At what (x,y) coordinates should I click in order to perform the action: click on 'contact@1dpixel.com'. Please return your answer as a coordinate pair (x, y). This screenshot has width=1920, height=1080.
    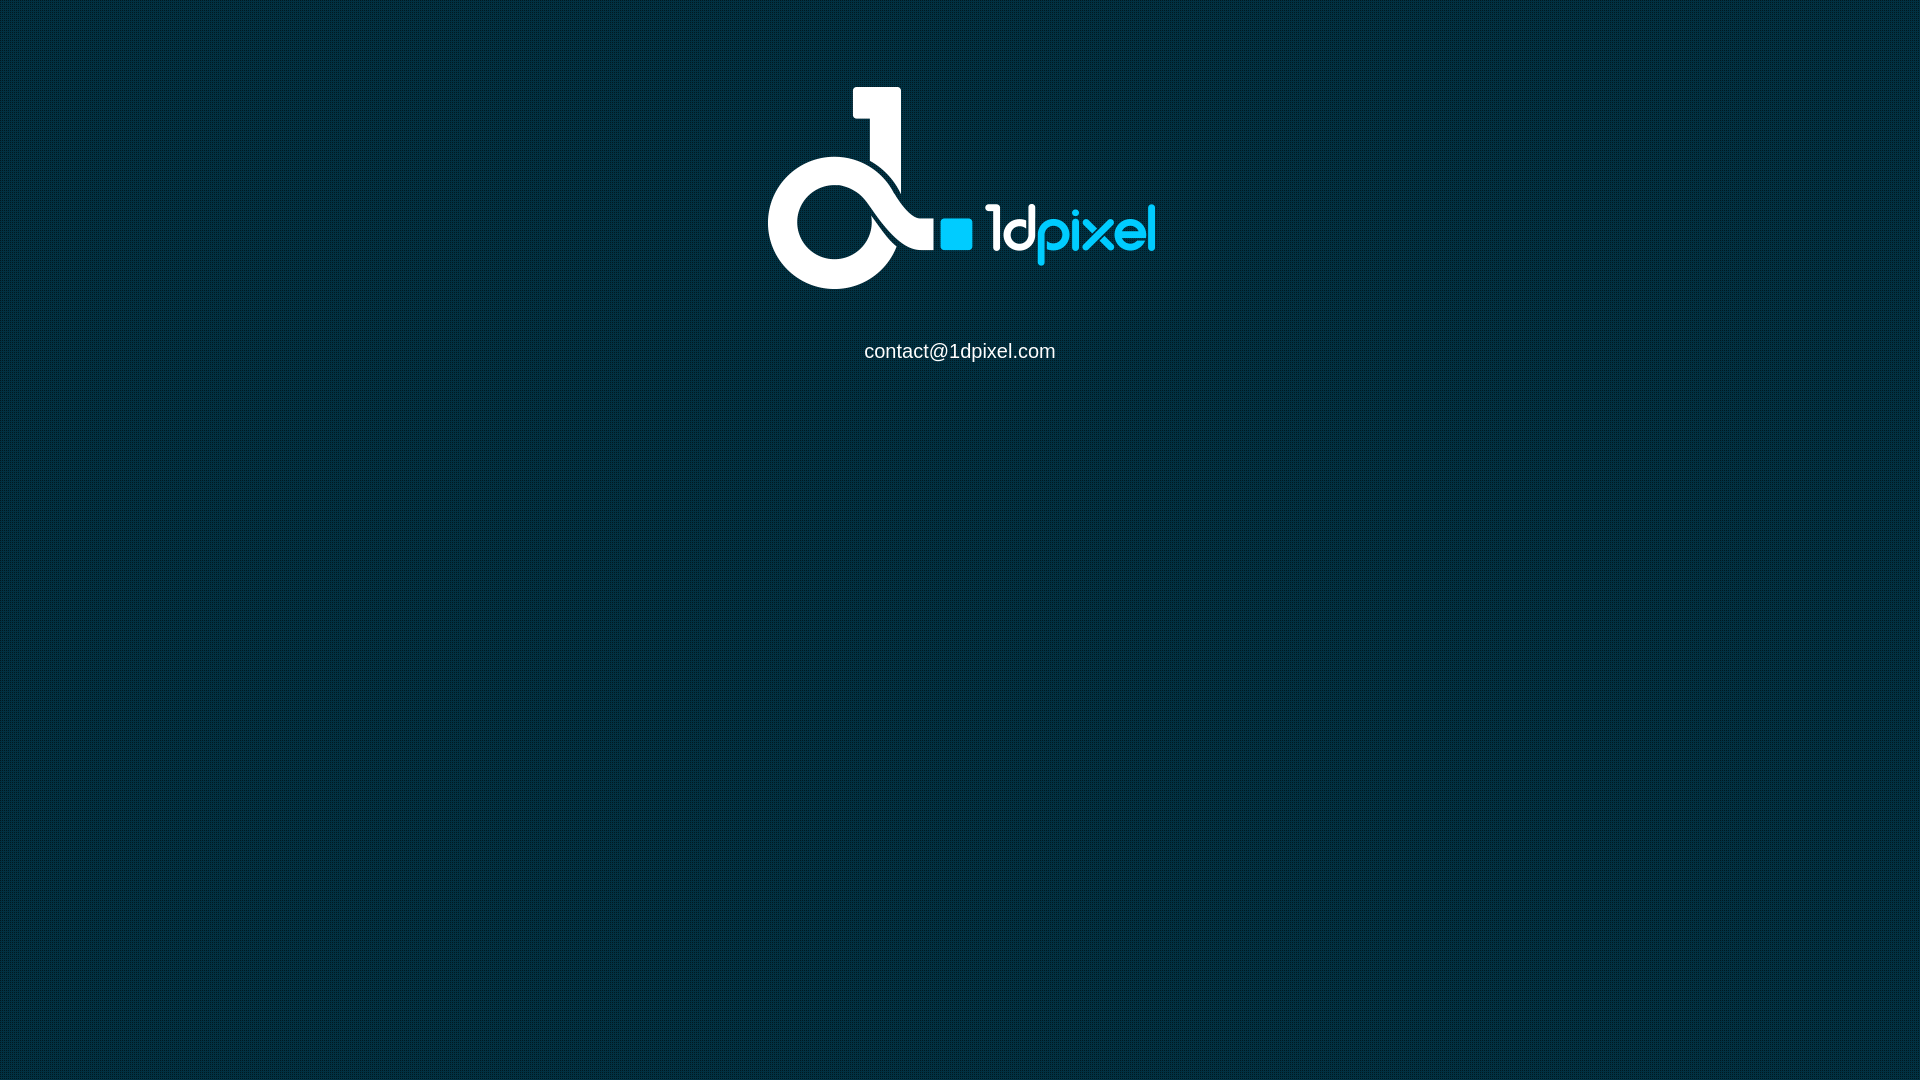
    Looking at the image, I should click on (960, 350).